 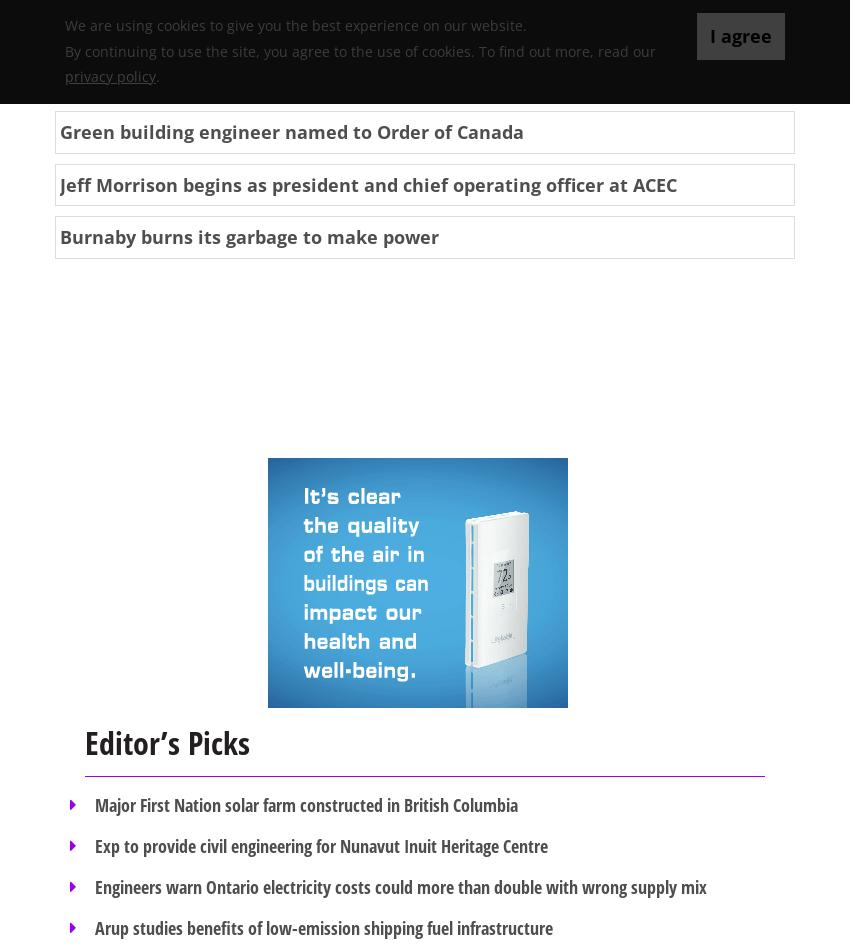 I want to click on 'I agree', so click(x=739, y=36).